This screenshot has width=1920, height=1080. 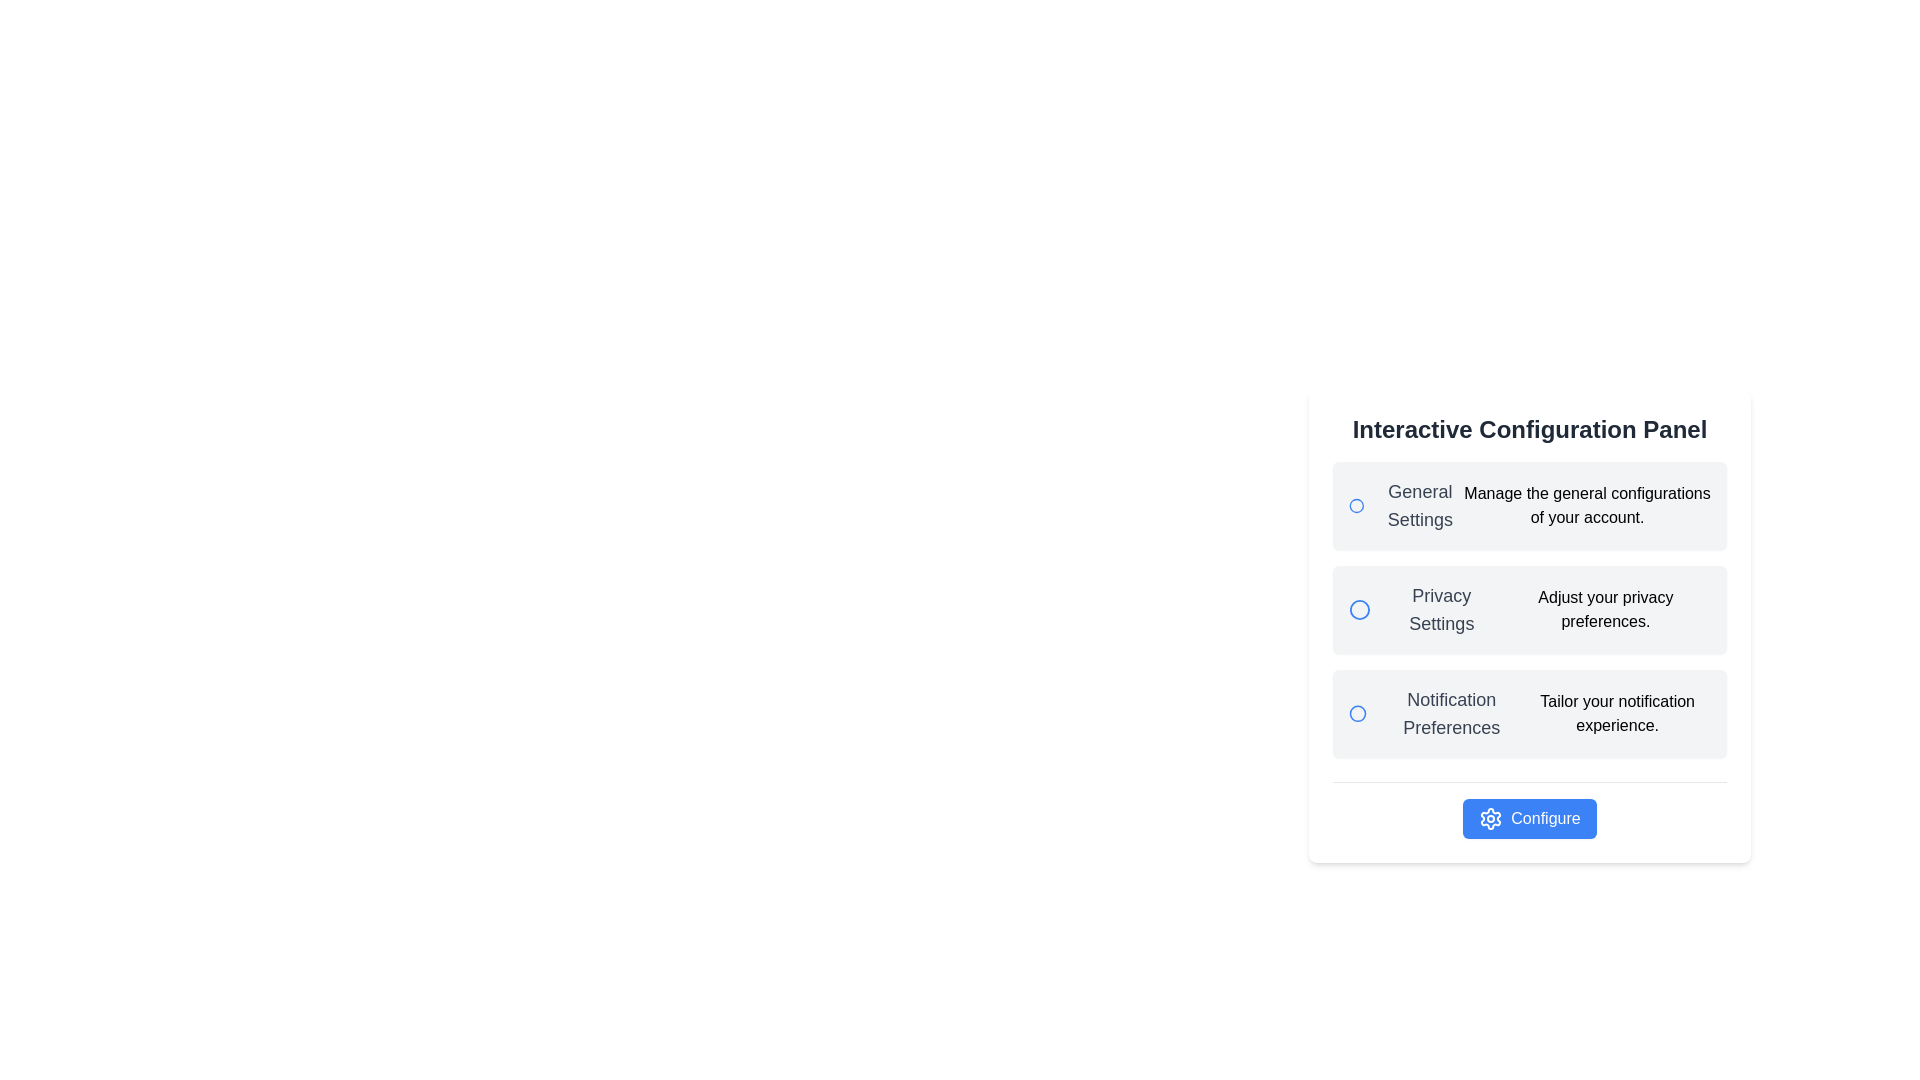 What do you see at coordinates (1617, 712) in the screenshot?
I see `the text label that says 'Tailor your notification experience.' located below the 'Notification Preferences' header in the Interactive Configuration Panel` at bounding box center [1617, 712].